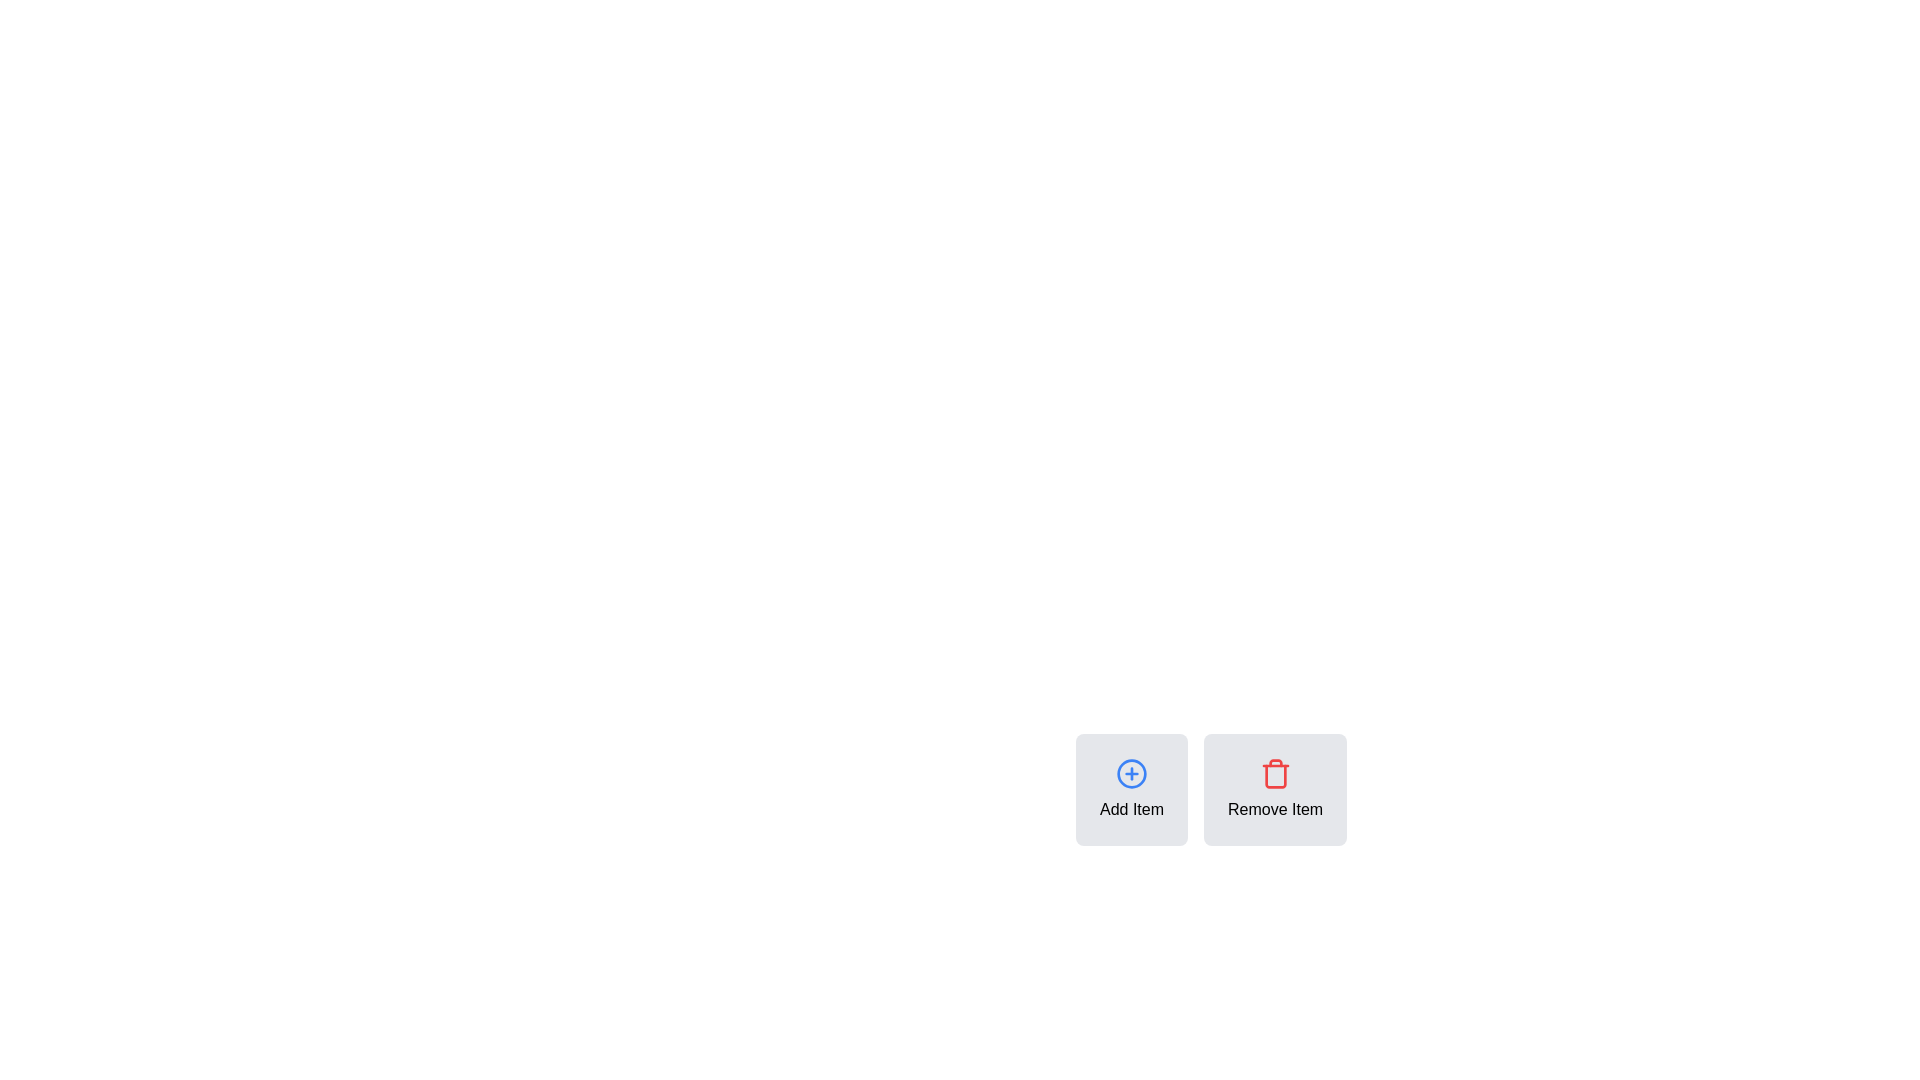 The width and height of the screenshot is (1920, 1080). Describe the element at coordinates (1132, 789) in the screenshot. I see `the grey rectangular button with rounded corners that has a blue circular plus icon and the label 'Add Item' beneath it` at that location.